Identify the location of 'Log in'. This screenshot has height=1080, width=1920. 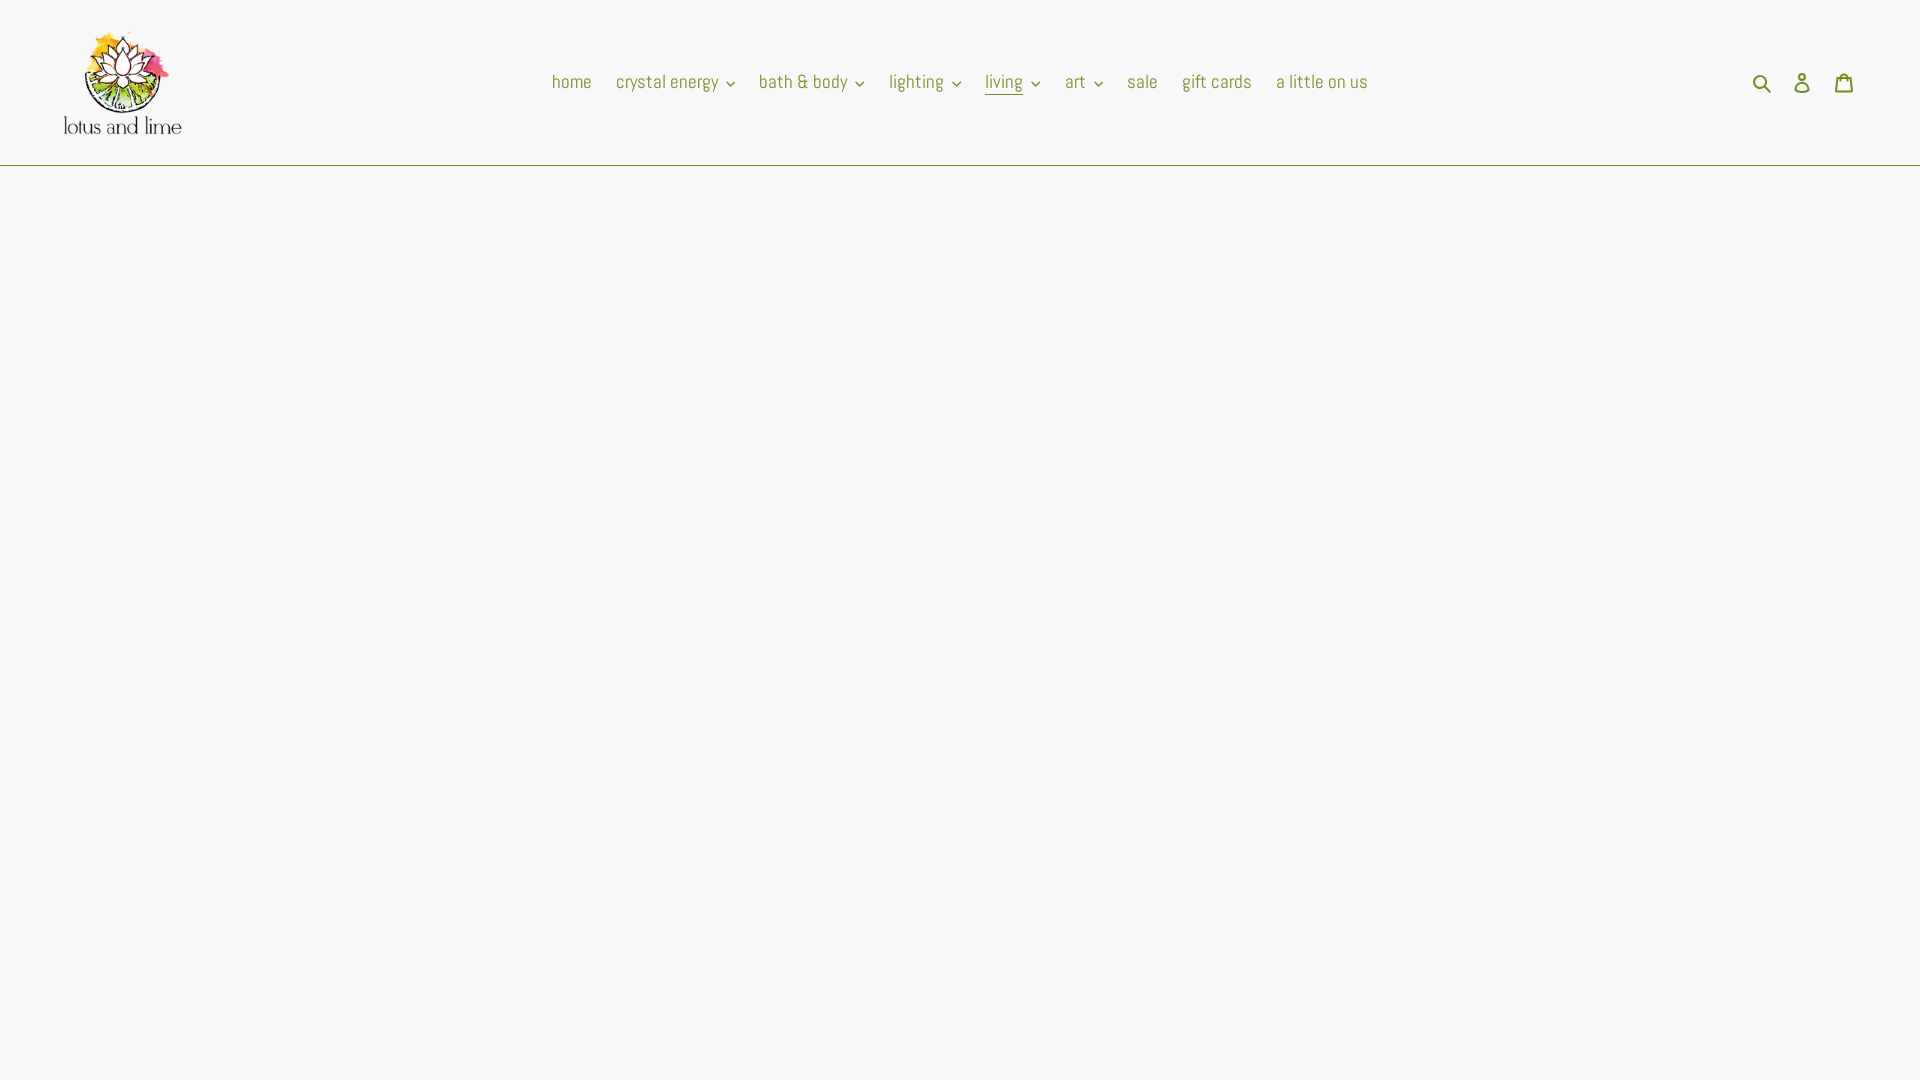
(1801, 81).